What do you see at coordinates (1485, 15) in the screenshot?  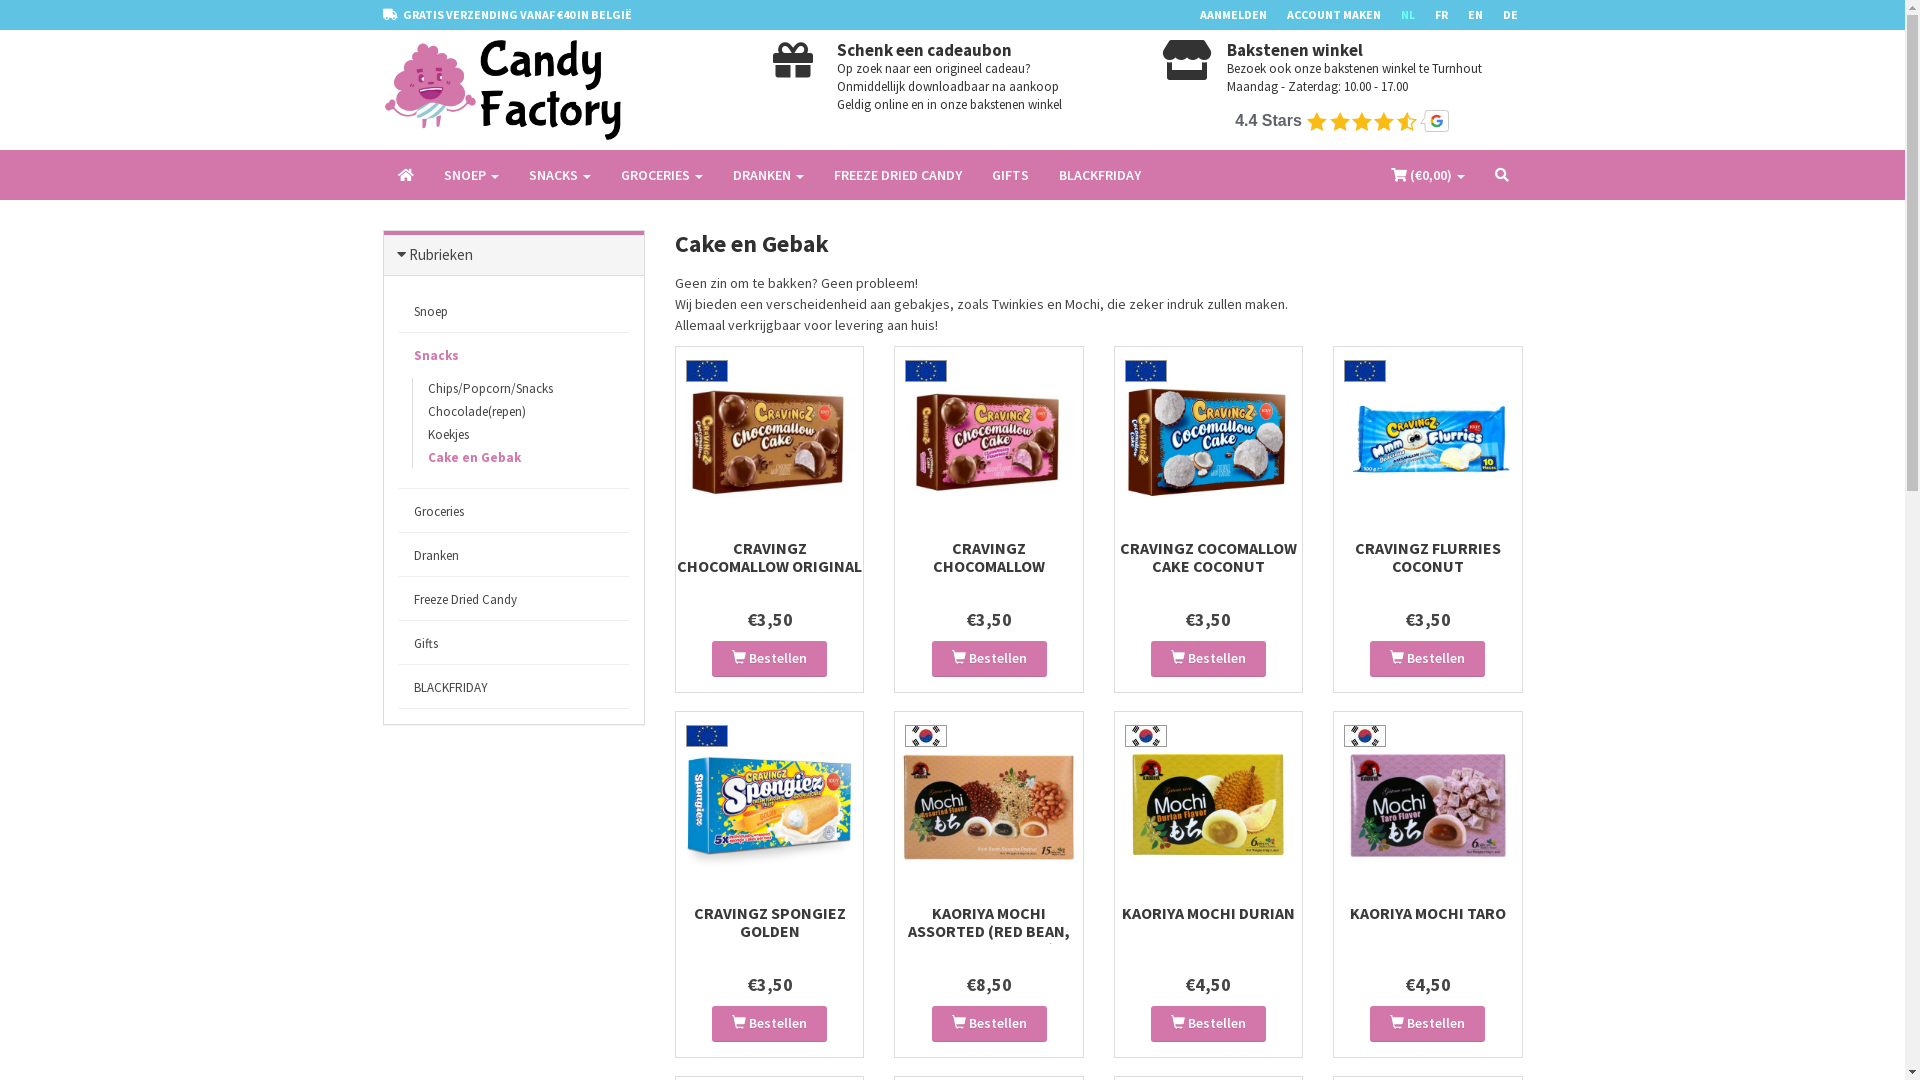 I see `'EN'` at bounding box center [1485, 15].